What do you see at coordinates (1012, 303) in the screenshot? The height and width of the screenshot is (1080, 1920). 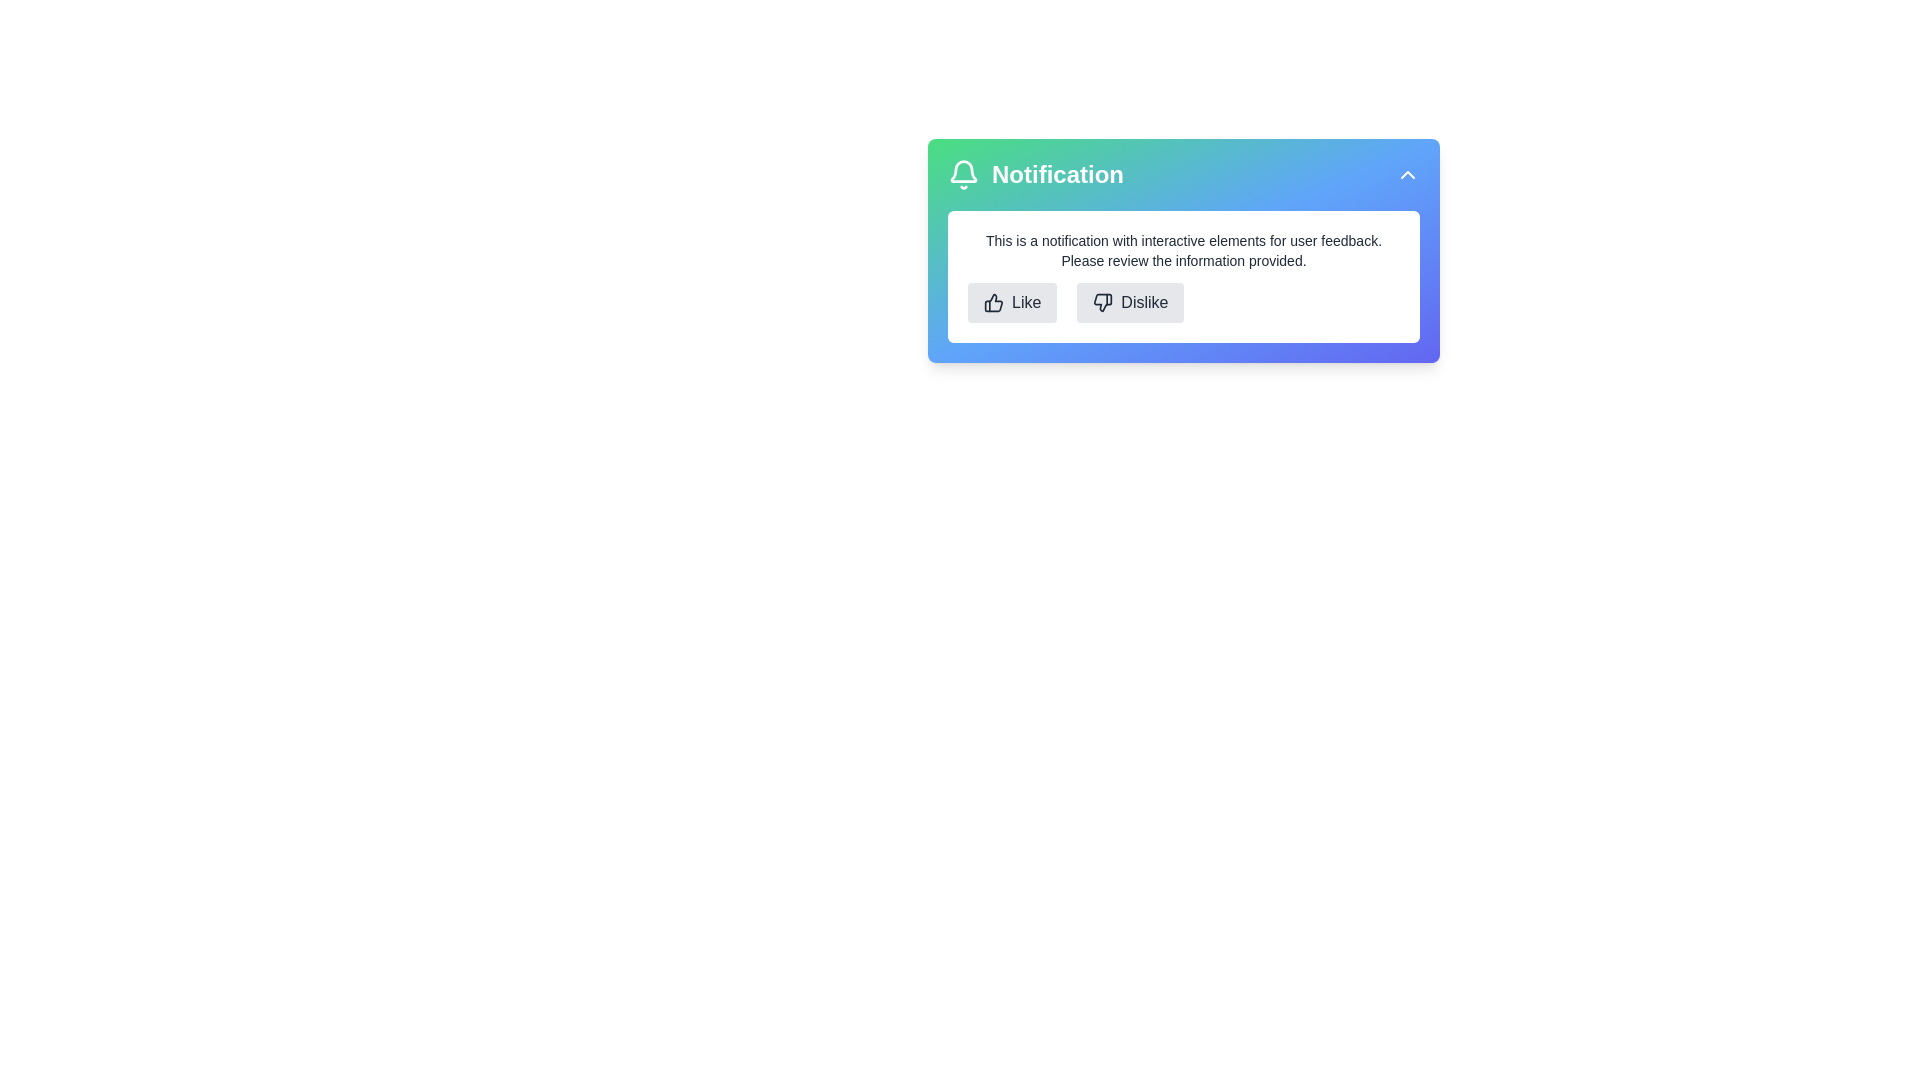 I see `the Like button to provide feedback` at bounding box center [1012, 303].